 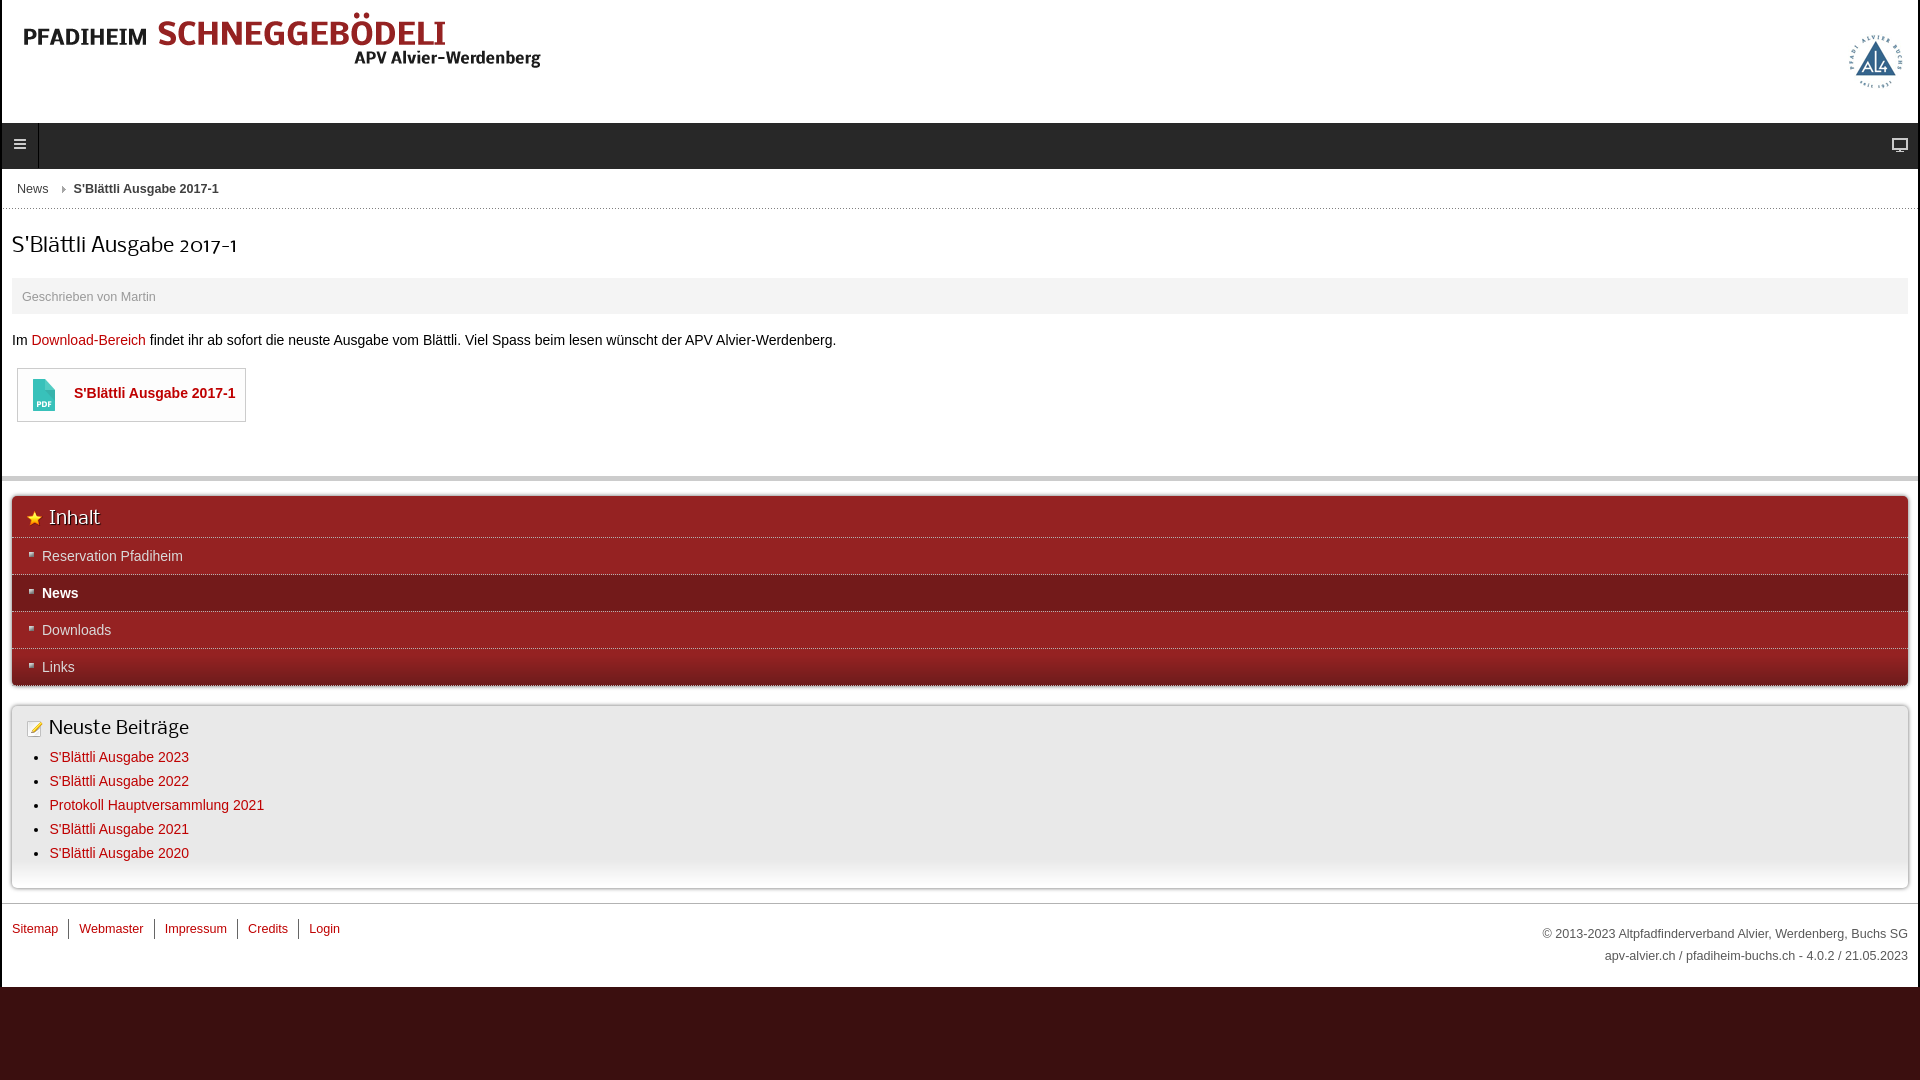 What do you see at coordinates (34, 929) in the screenshot?
I see `'Sitemap'` at bounding box center [34, 929].